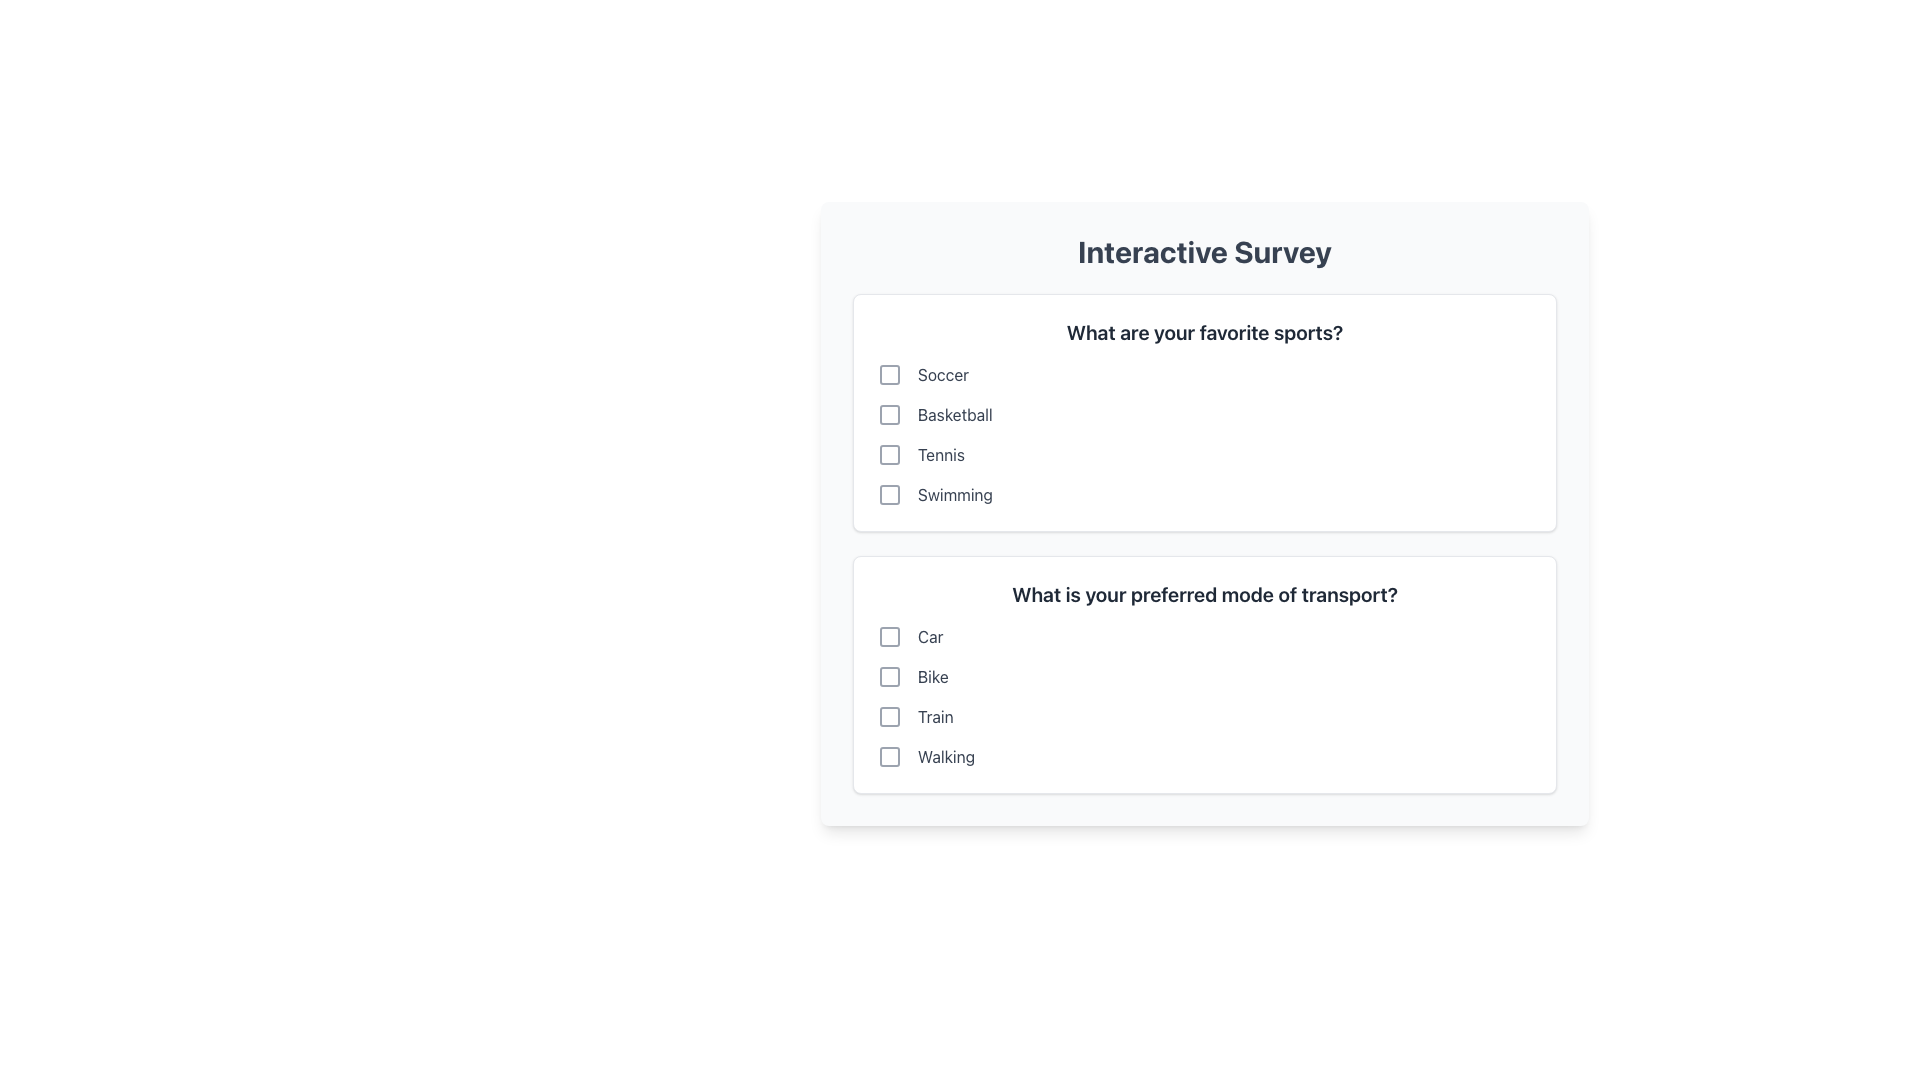 This screenshot has width=1920, height=1080. Describe the element at coordinates (1203, 636) in the screenshot. I see `the checkbox for the 'Car' option in the transport selection list` at that location.